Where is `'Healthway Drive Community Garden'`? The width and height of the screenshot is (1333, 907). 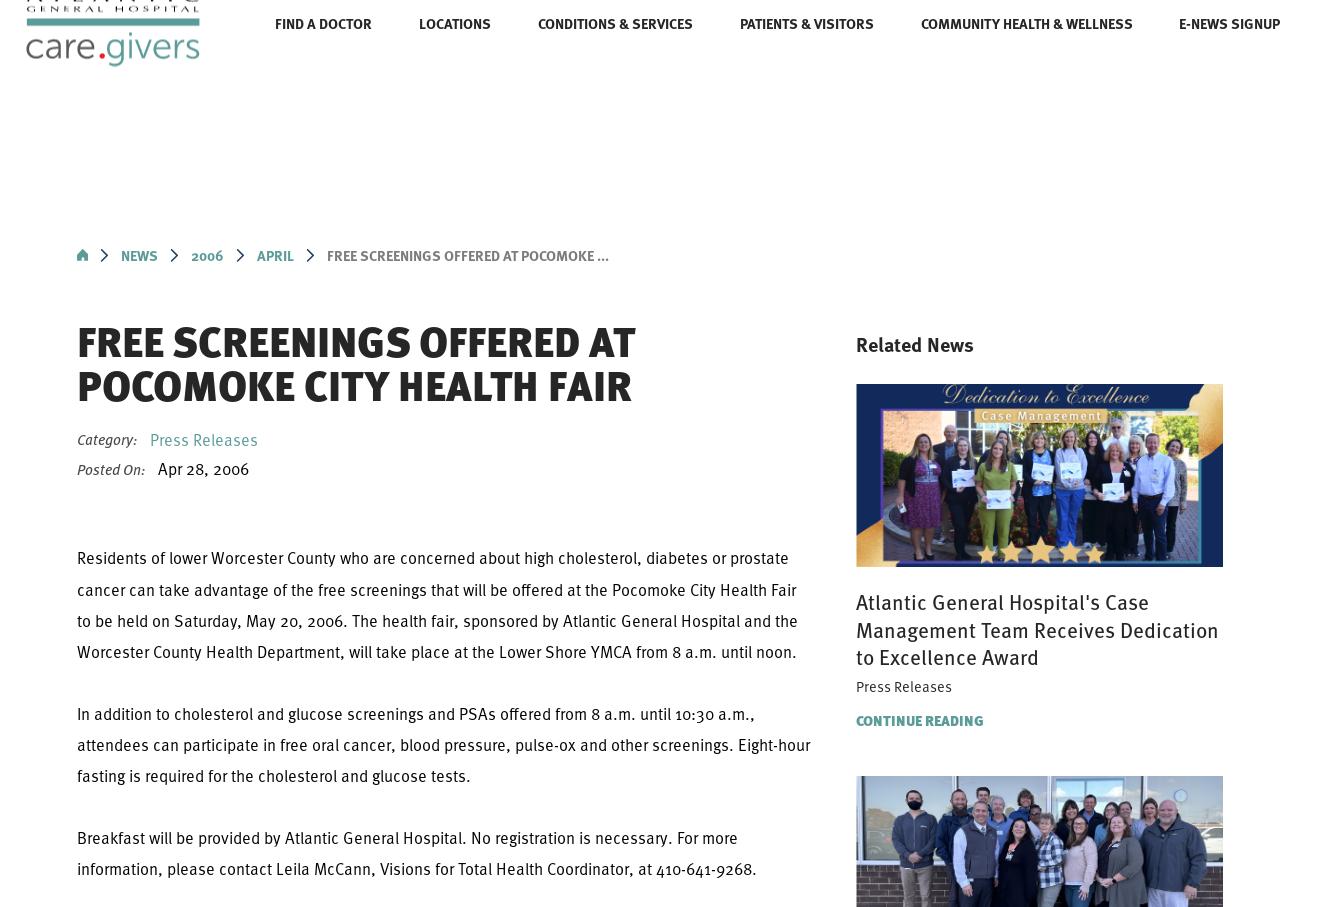 'Healthway Drive Community Garden' is located at coordinates (357, 246).